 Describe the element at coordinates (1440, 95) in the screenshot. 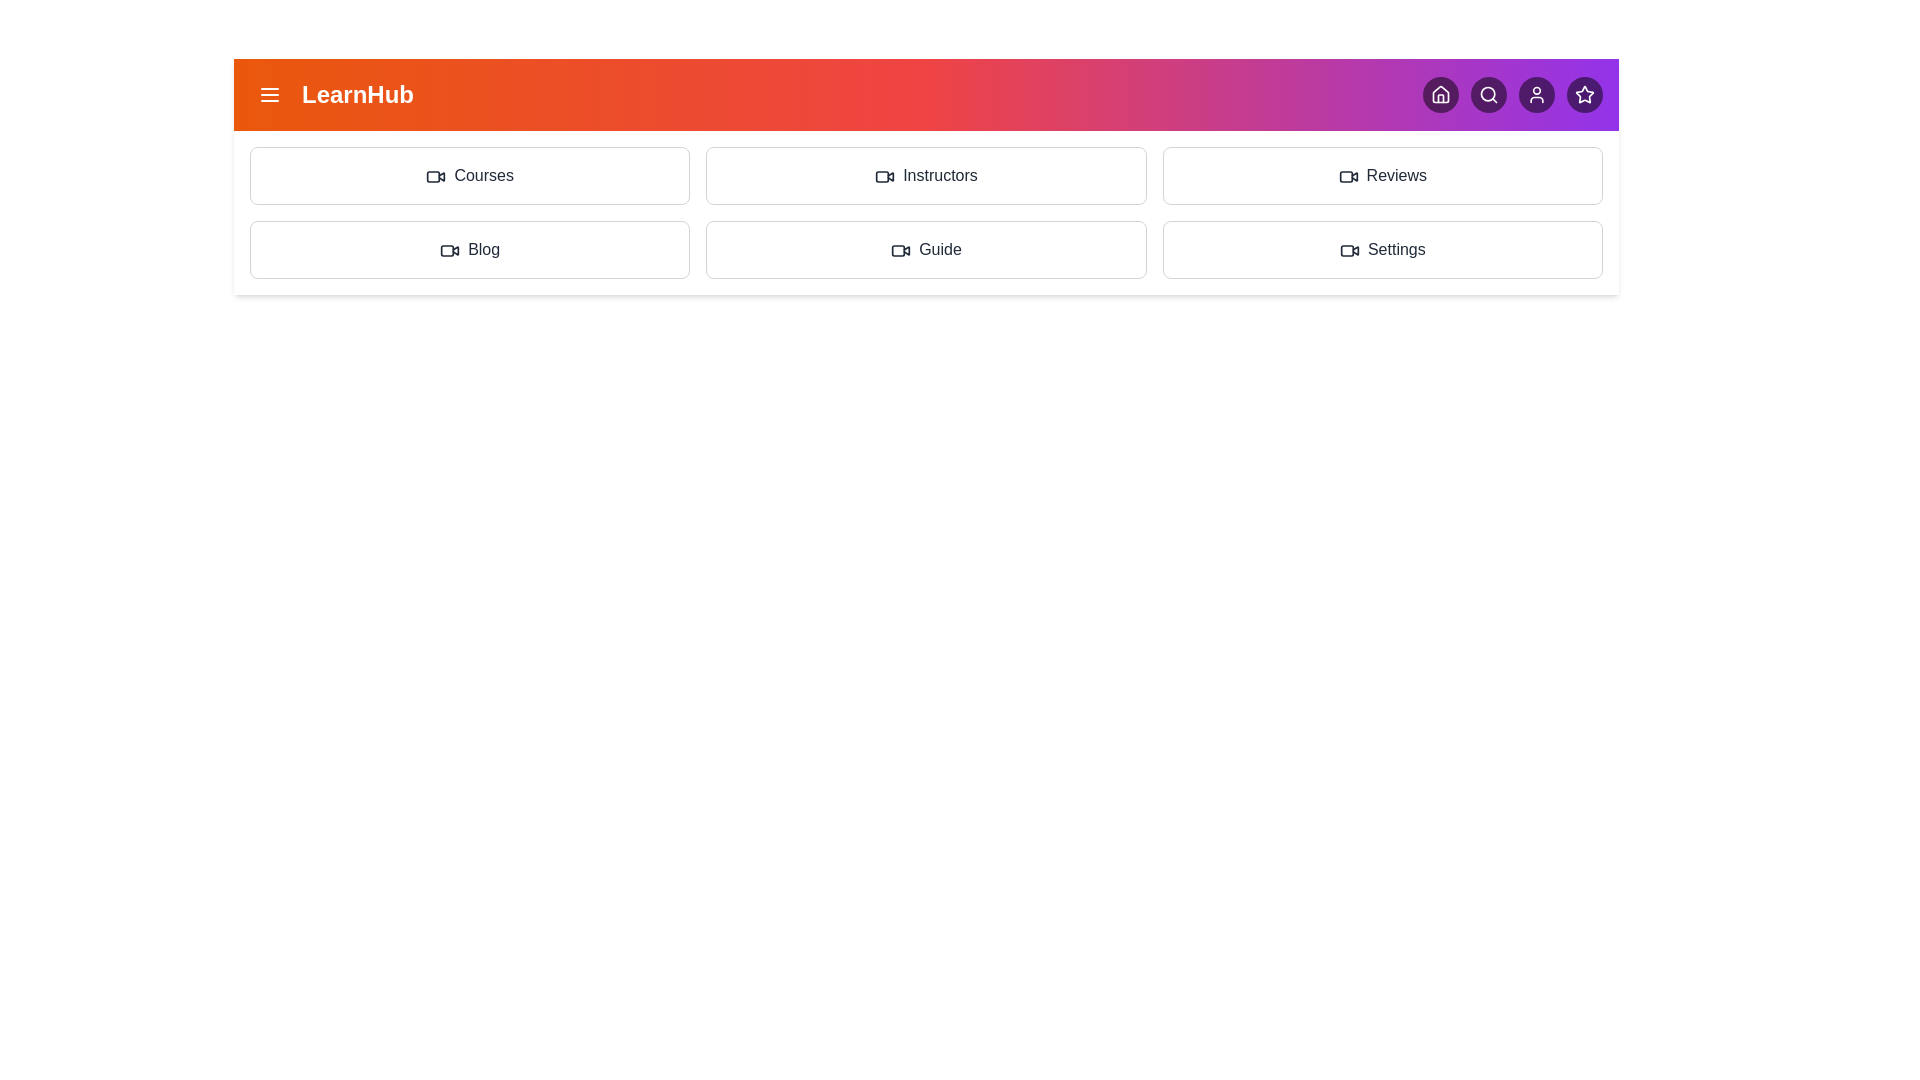

I see `the navigation icon corresponding to Home` at that location.